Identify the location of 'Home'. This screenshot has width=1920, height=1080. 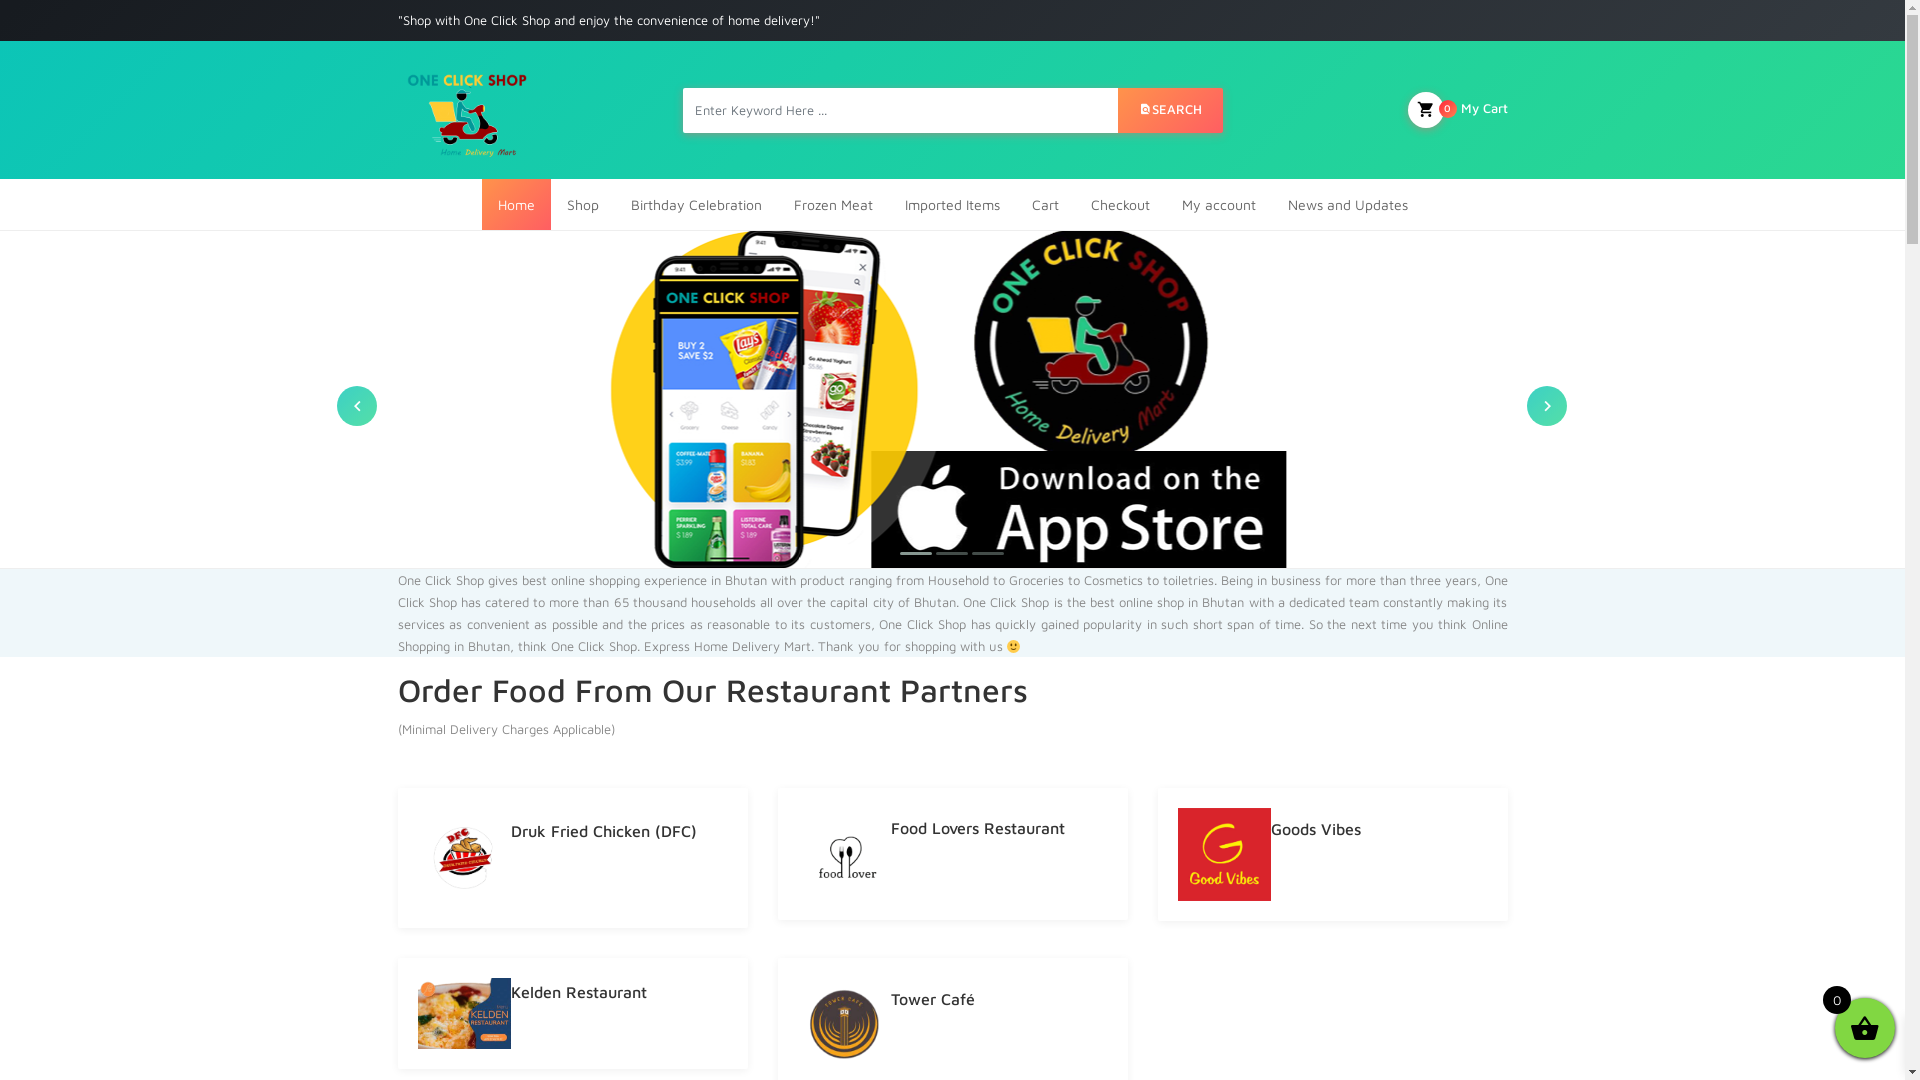
(516, 204).